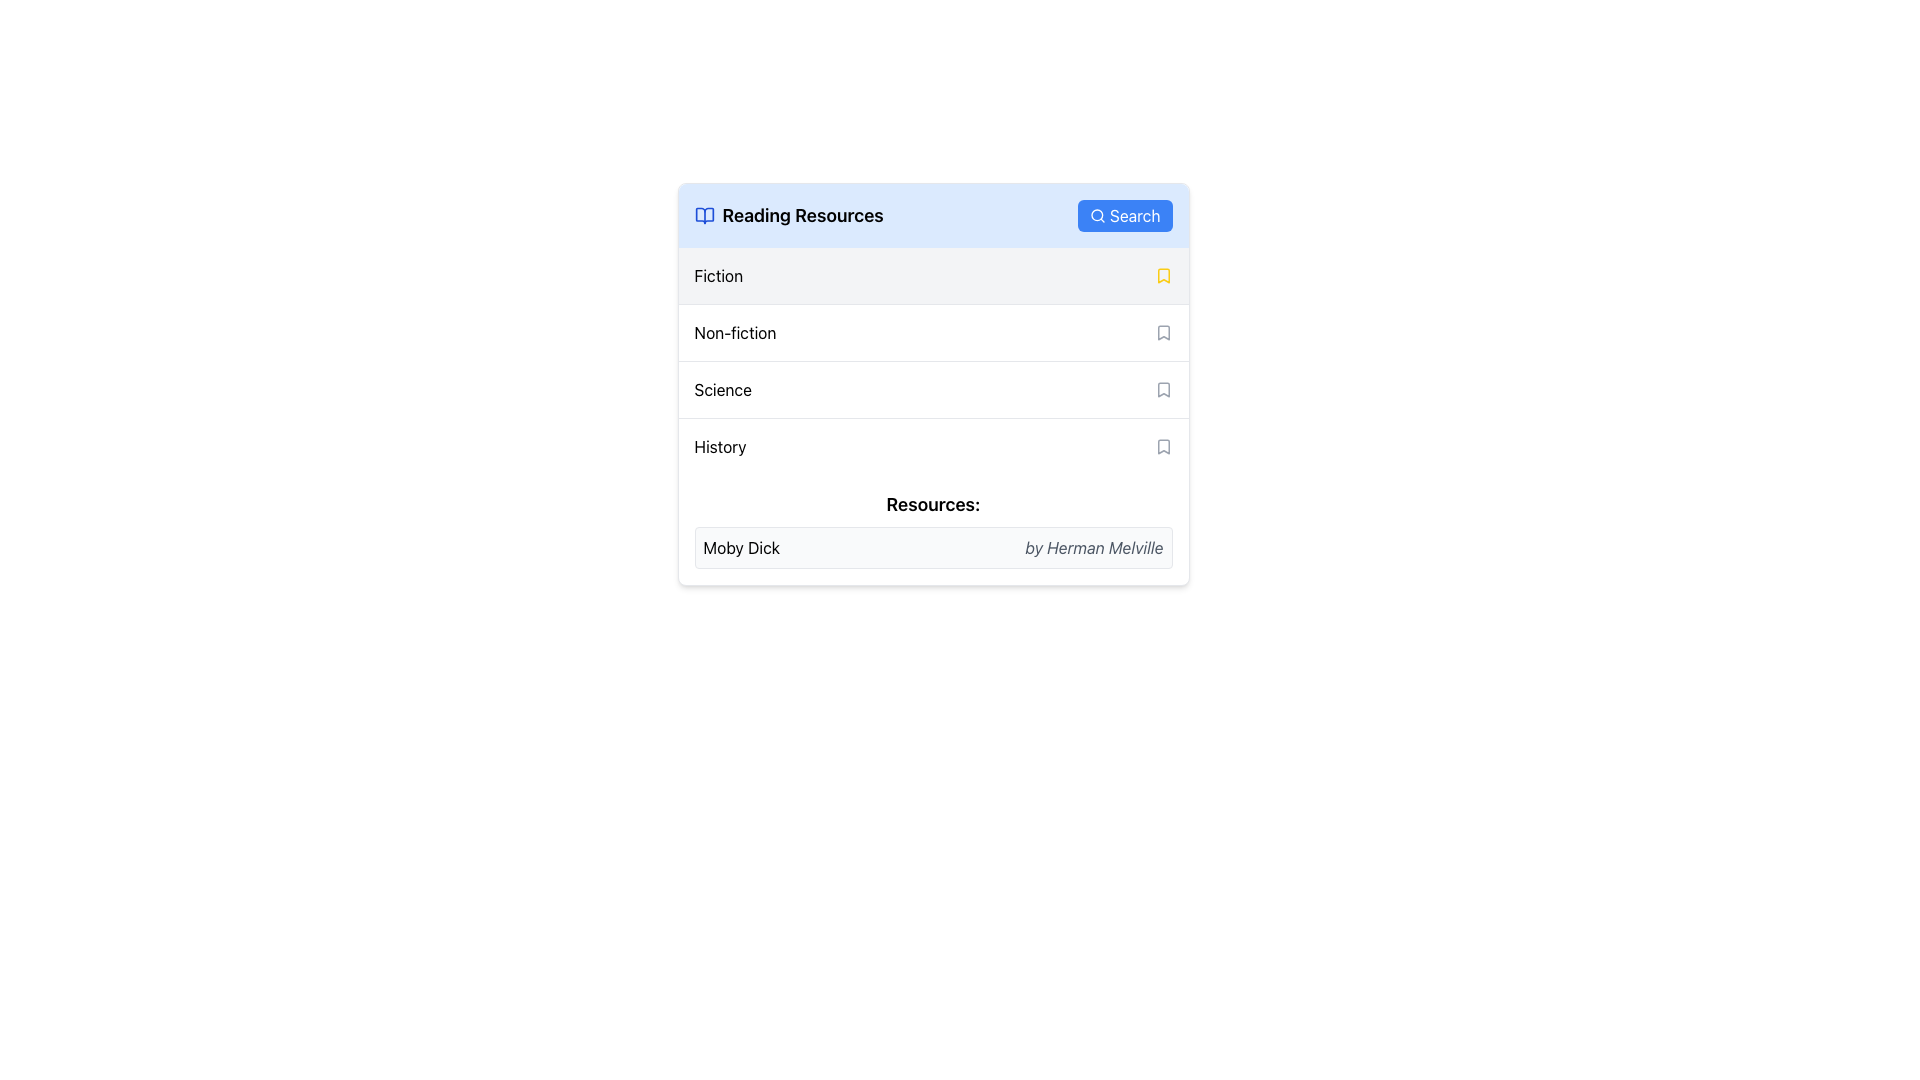  Describe the element at coordinates (788, 216) in the screenshot. I see `the Text label located in the top-left segment of a blue header bar, which is to the left of the blue 'Search' button and has an open book icon to its left` at that location.